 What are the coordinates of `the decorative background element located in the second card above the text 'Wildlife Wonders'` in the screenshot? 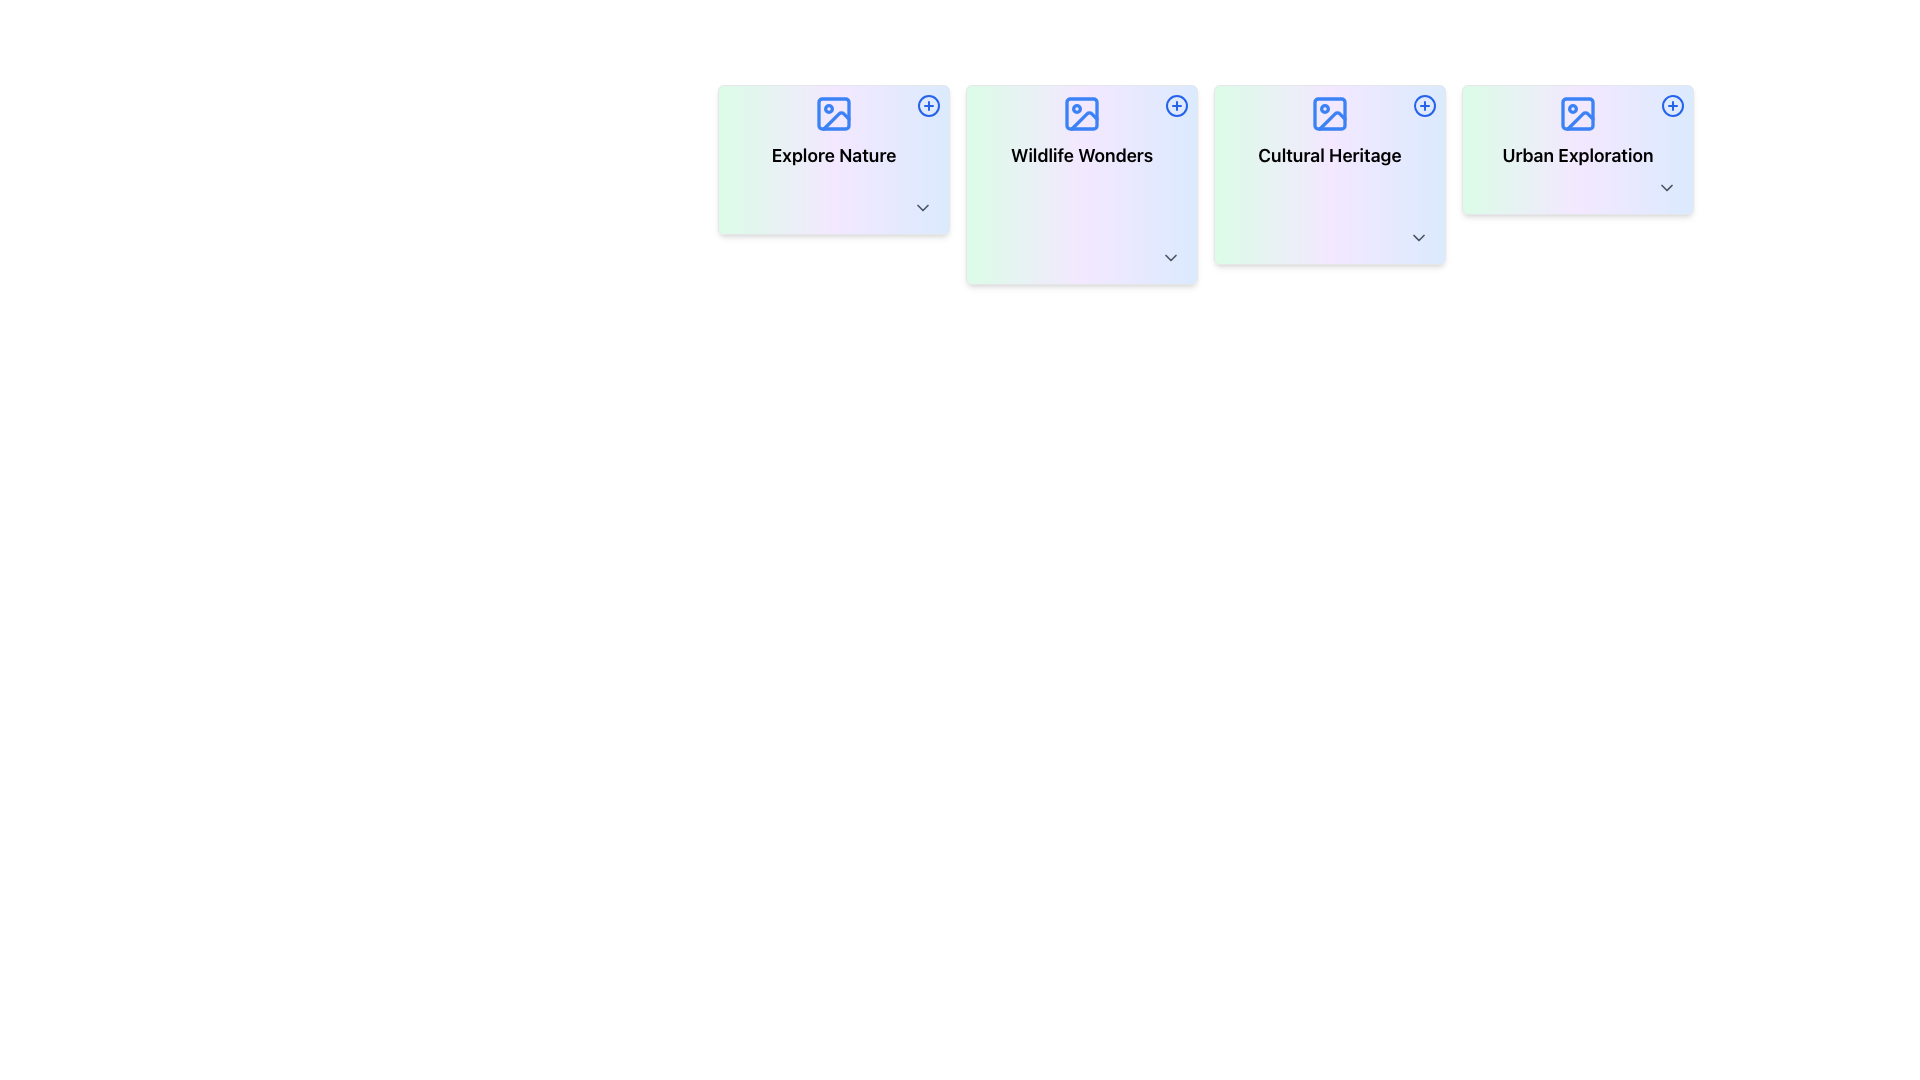 It's located at (1080, 114).